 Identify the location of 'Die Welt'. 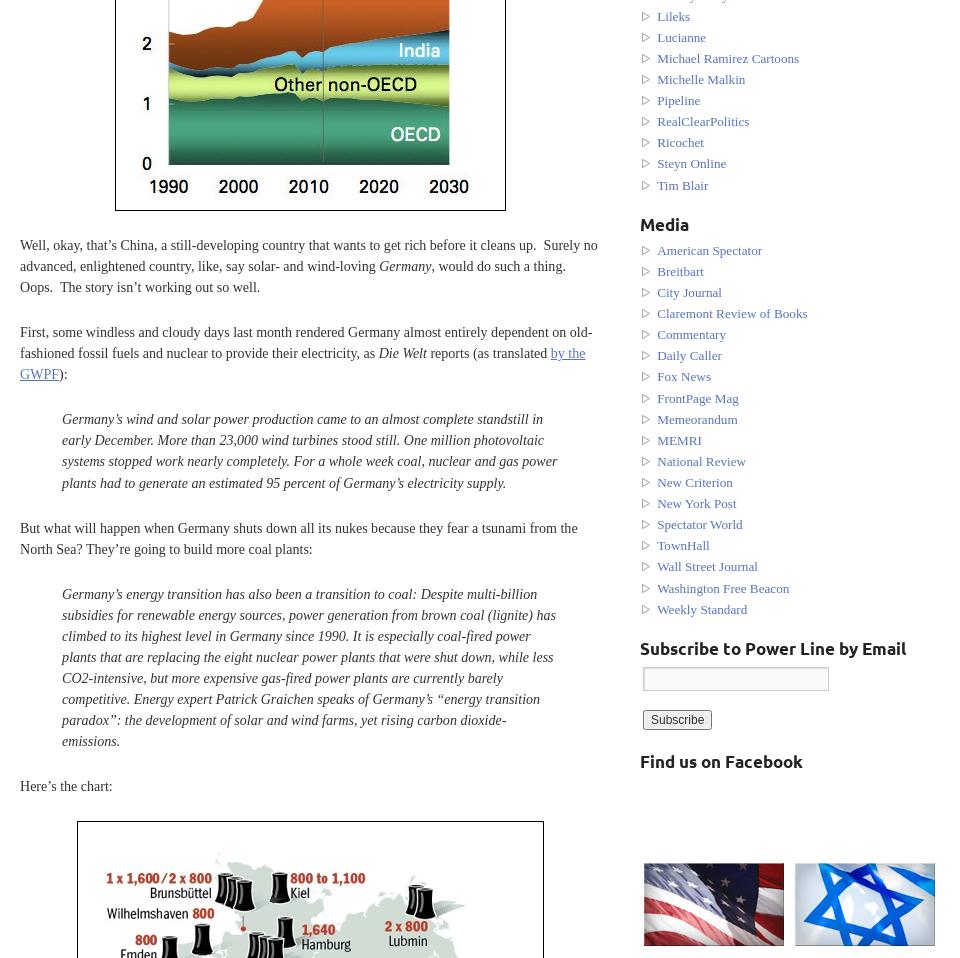
(400, 352).